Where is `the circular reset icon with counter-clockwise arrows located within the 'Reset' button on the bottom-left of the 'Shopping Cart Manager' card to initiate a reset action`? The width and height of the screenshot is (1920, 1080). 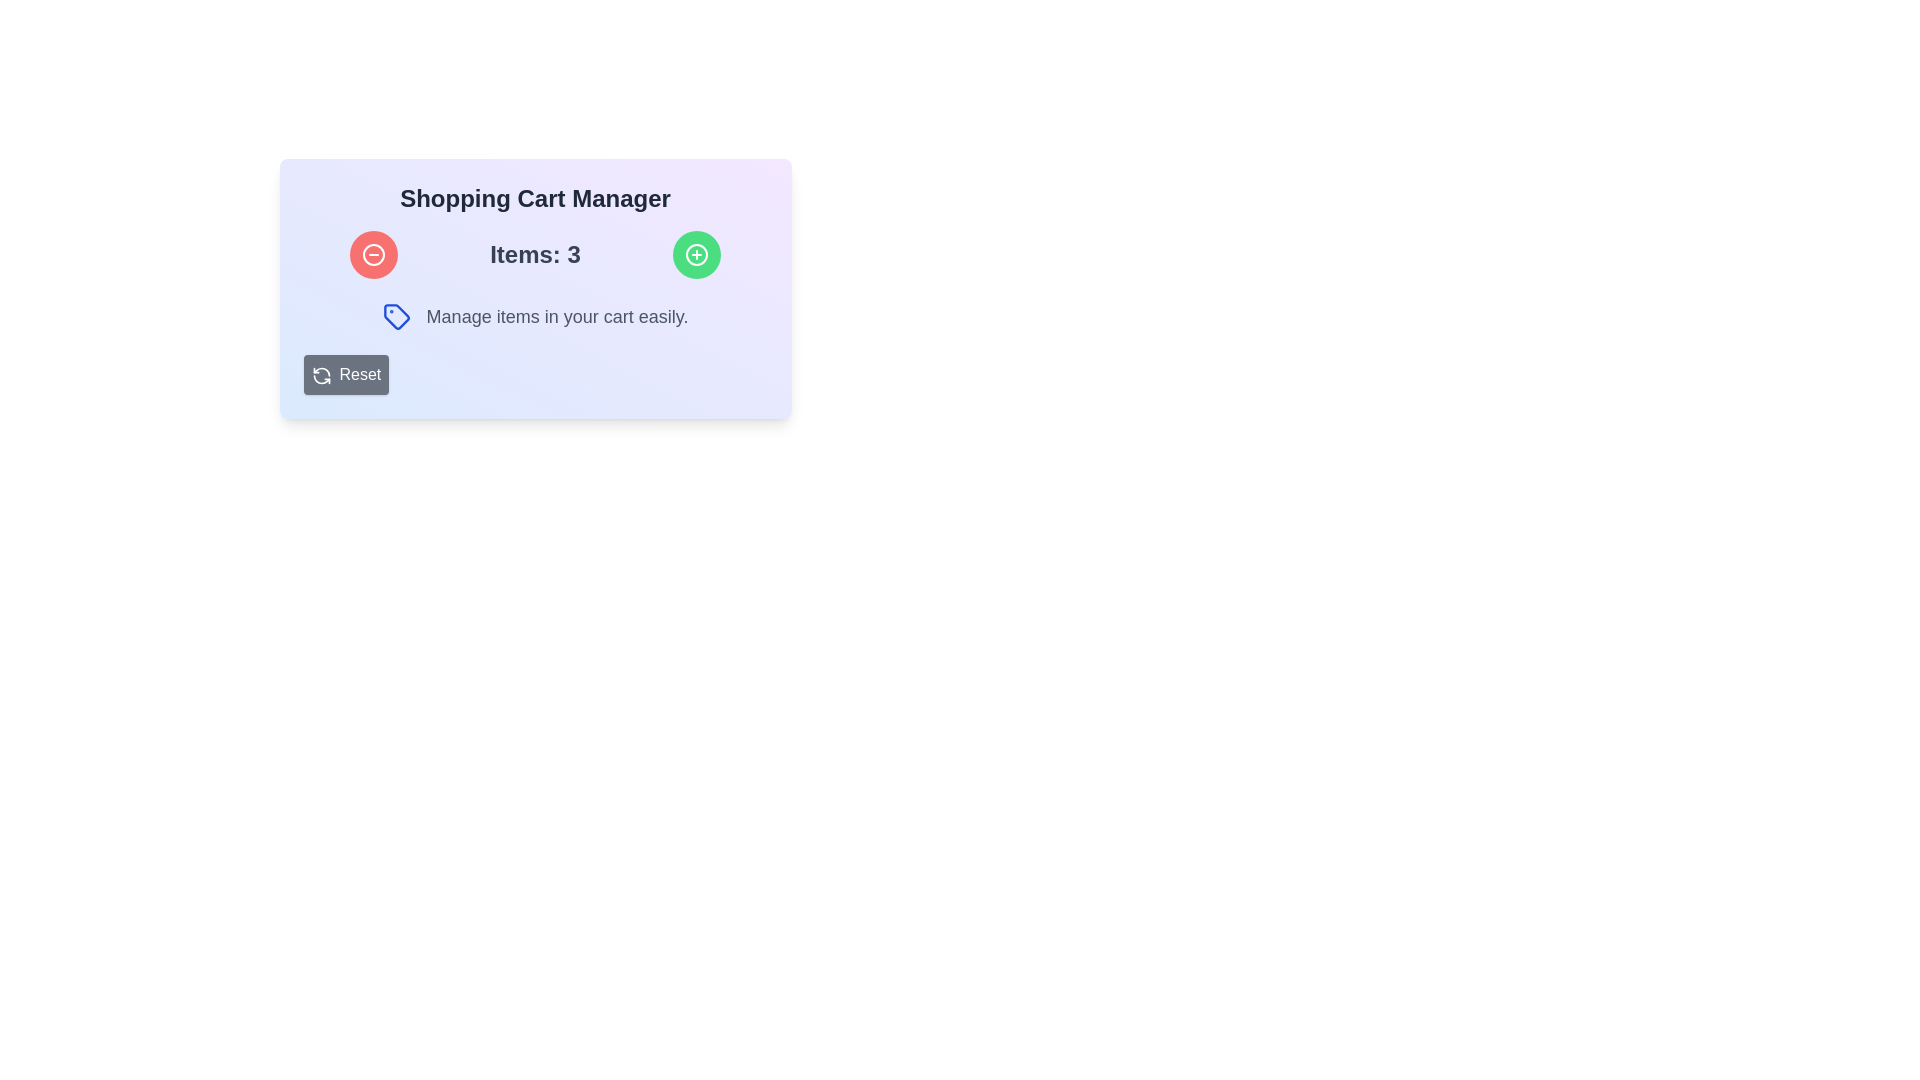 the circular reset icon with counter-clockwise arrows located within the 'Reset' button on the bottom-left of the 'Shopping Cart Manager' card to initiate a reset action is located at coordinates (321, 375).